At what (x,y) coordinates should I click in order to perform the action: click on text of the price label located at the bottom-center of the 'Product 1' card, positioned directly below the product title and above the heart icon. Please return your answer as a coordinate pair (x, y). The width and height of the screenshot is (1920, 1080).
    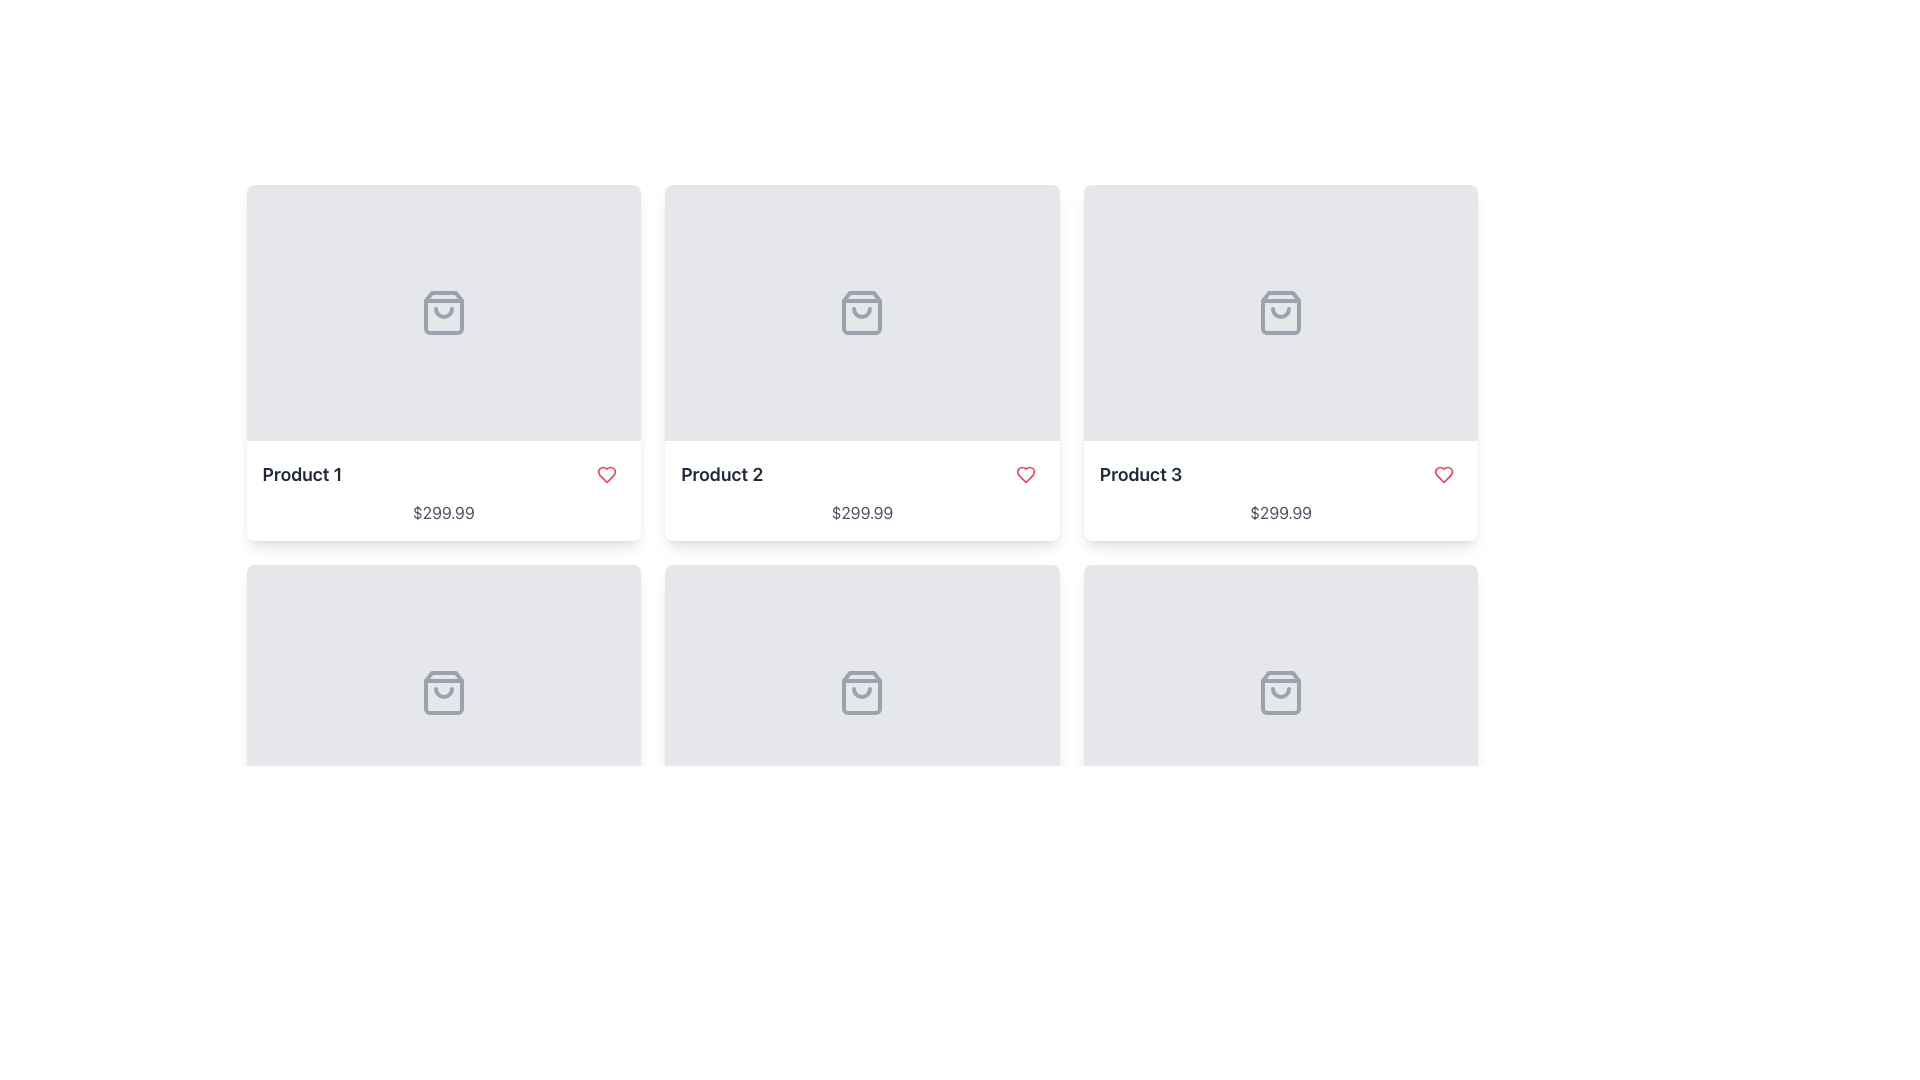
    Looking at the image, I should click on (442, 512).